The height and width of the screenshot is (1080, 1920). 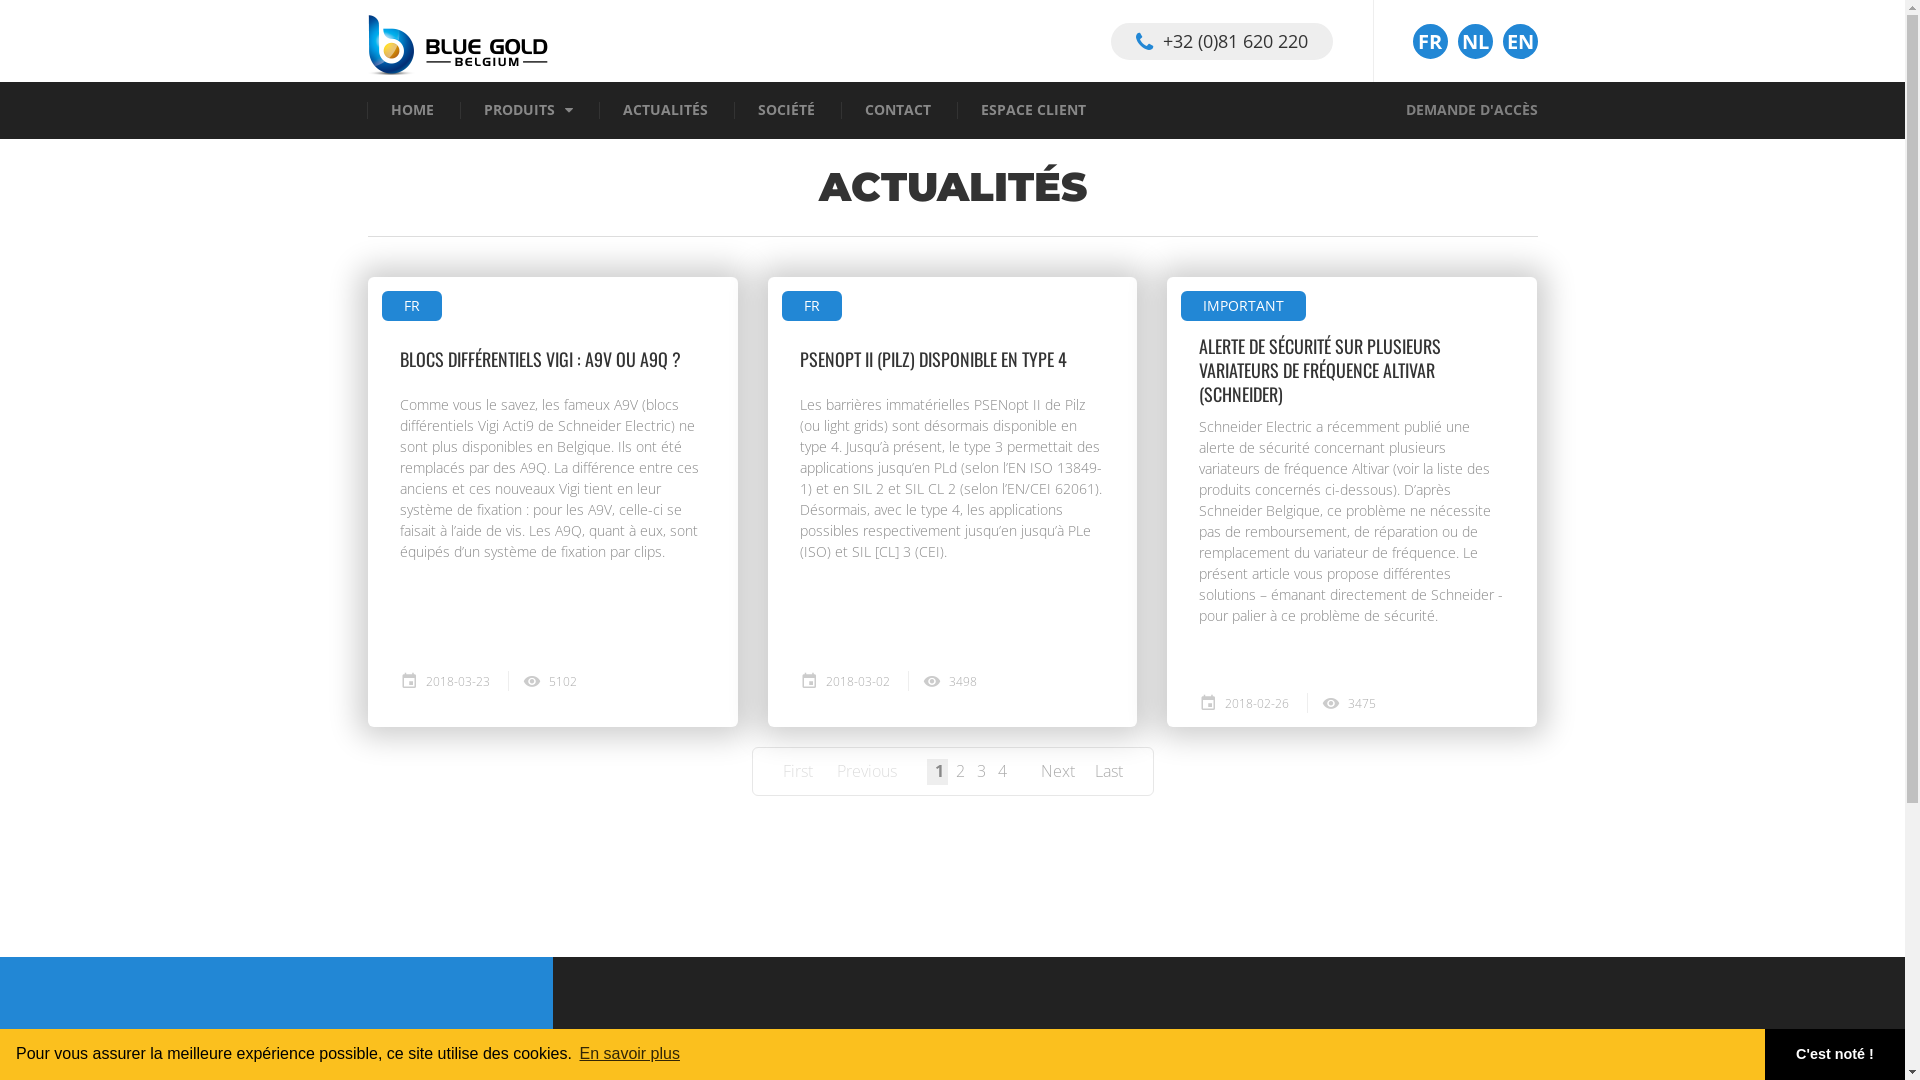 What do you see at coordinates (1219, 40) in the screenshot?
I see `'+32 (0)81 620 220'` at bounding box center [1219, 40].